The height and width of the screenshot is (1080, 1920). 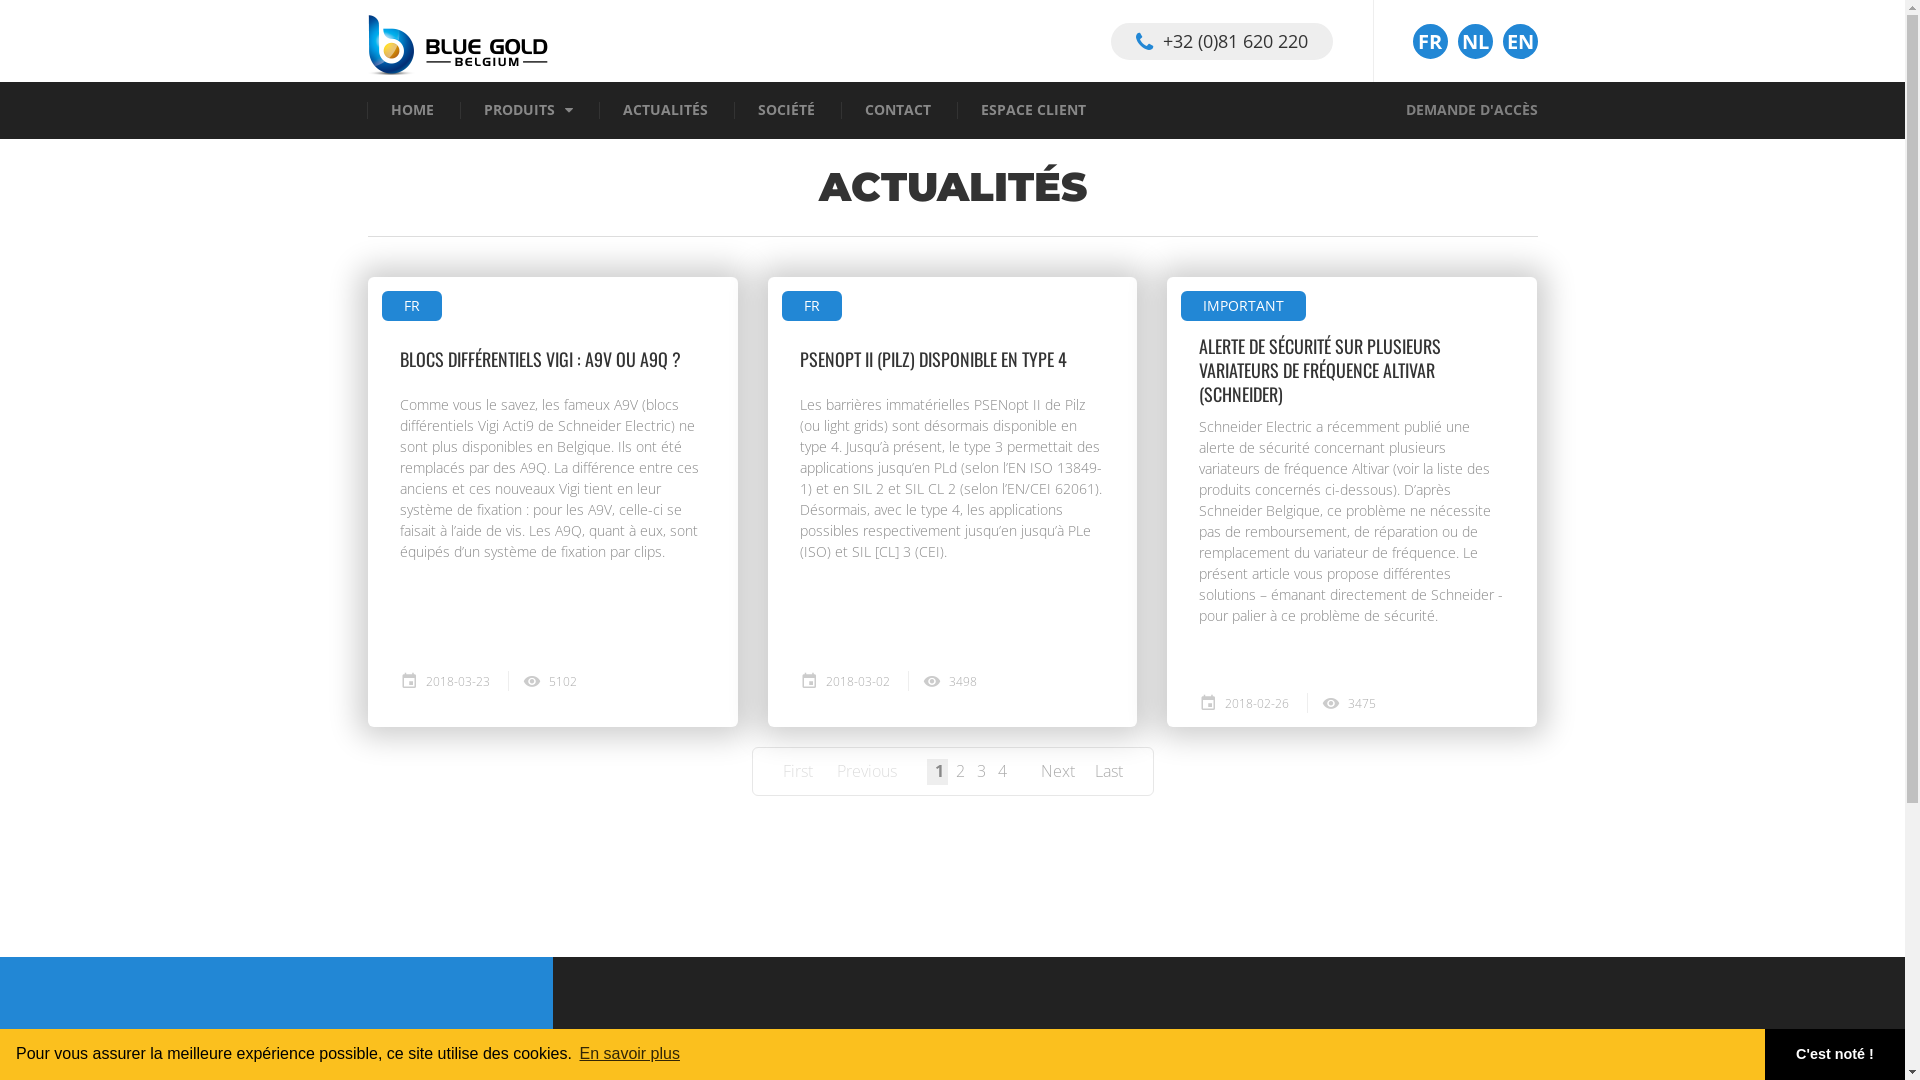 What do you see at coordinates (1219, 40) in the screenshot?
I see `'+32 (0)81 620 220'` at bounding box center [1219, 40].